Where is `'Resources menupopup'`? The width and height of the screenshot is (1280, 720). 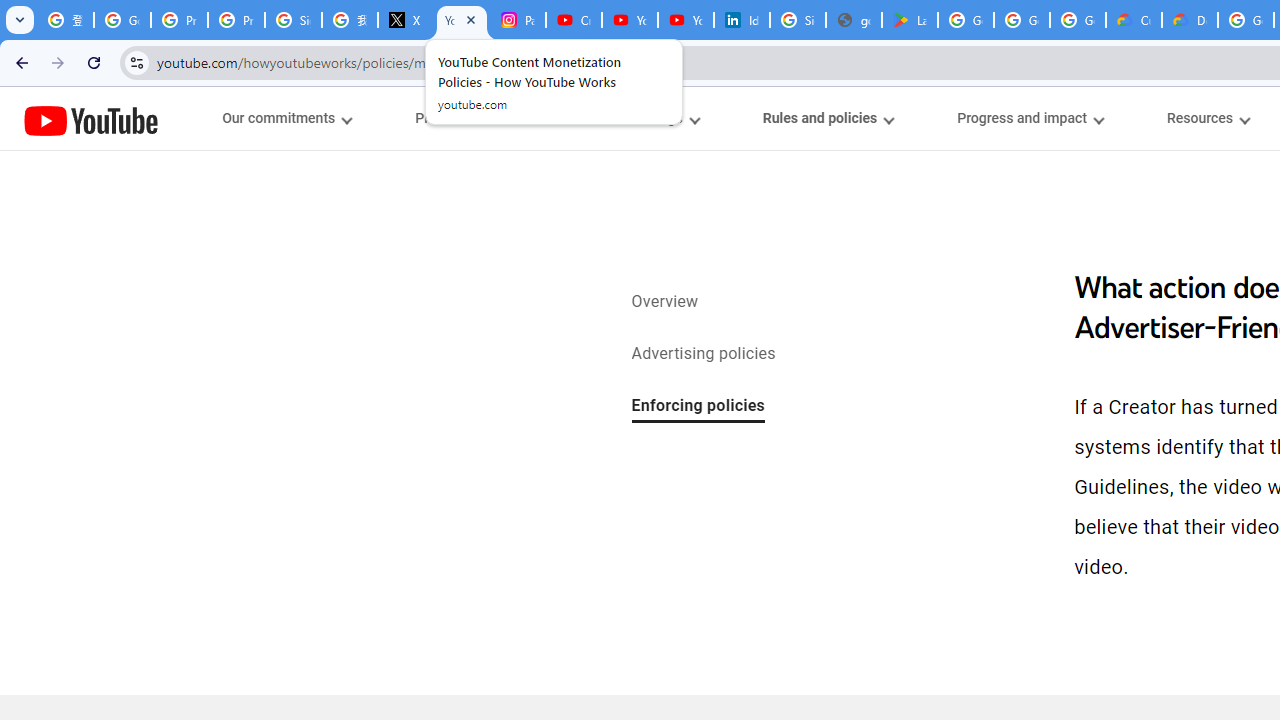
'Resources menupopup' is located at coordinates (1207, 118).